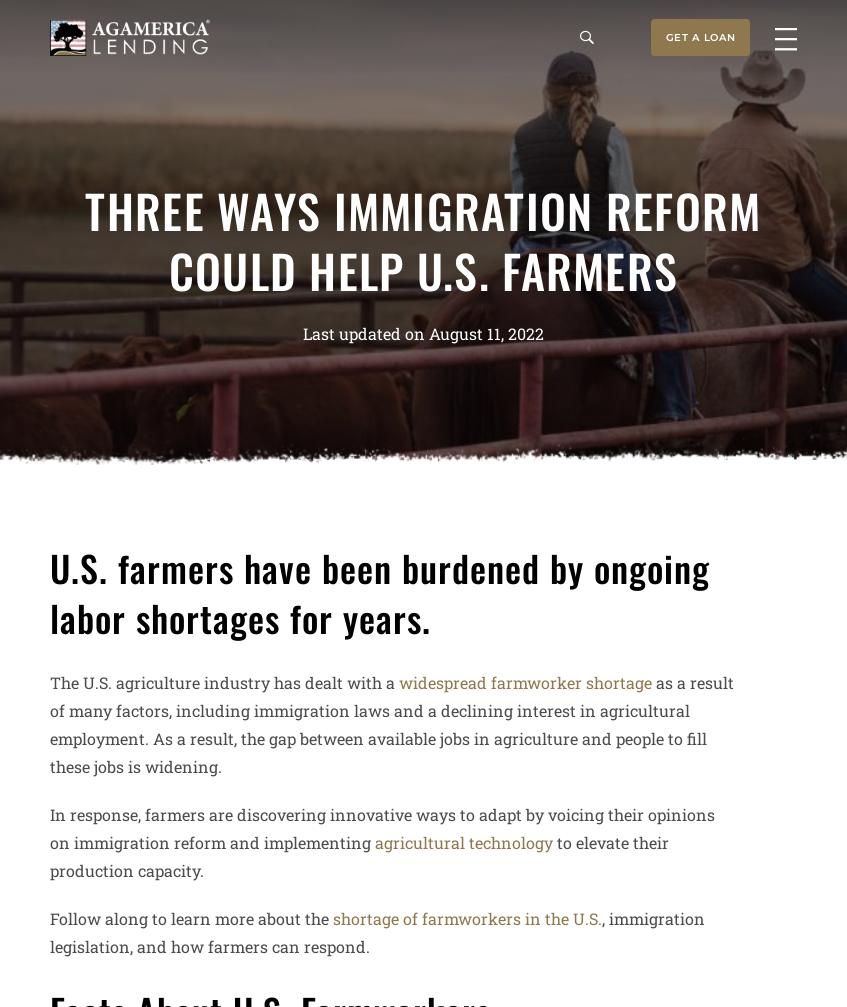 Image resolution: width=847 pixels, height=1007 pixels. What do you see at coordinates (381, 826) in the screenshot?
I see `'In response, farmers are discovering innovative ways to adapt by voicing their opinions on immigration reform and implementing'` at bounding box center [381, 826].